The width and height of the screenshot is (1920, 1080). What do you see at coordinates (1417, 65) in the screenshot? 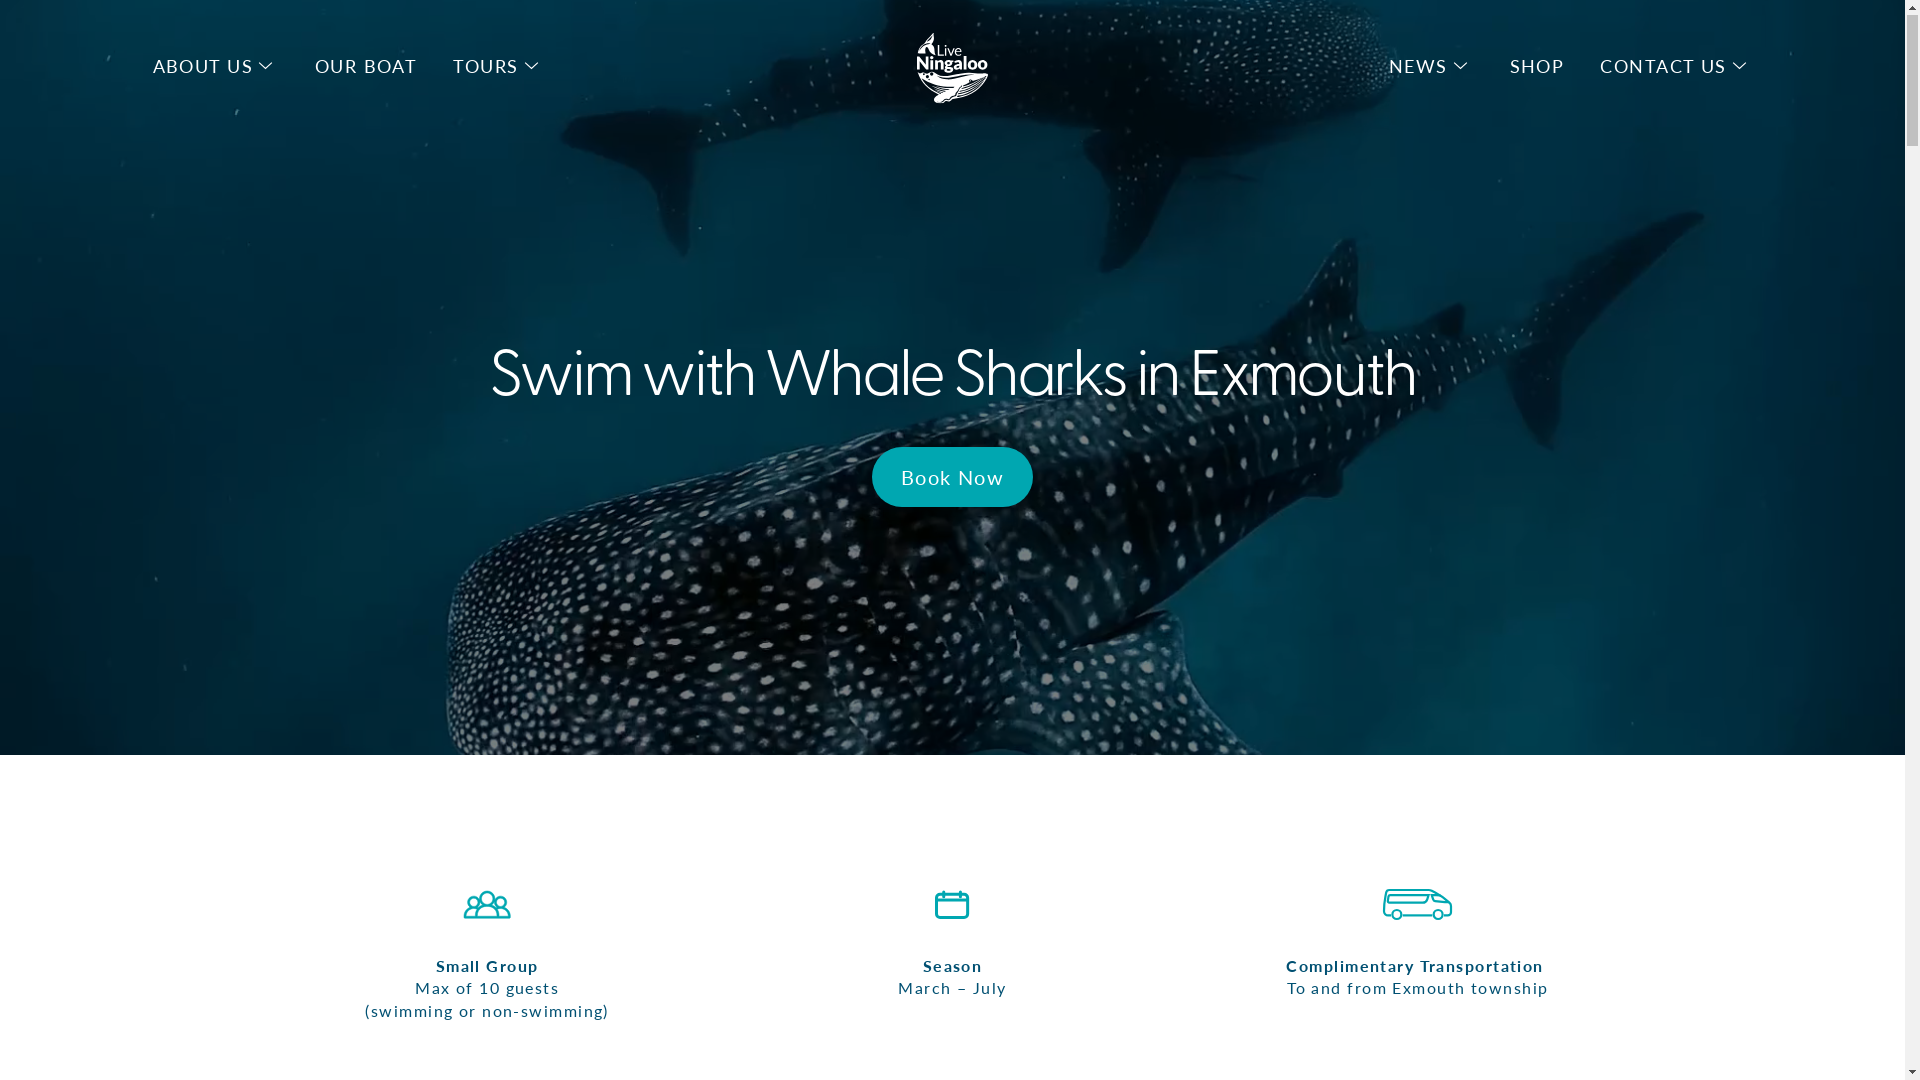
I see `'NEWS'` at bounding box center [1417, 65].